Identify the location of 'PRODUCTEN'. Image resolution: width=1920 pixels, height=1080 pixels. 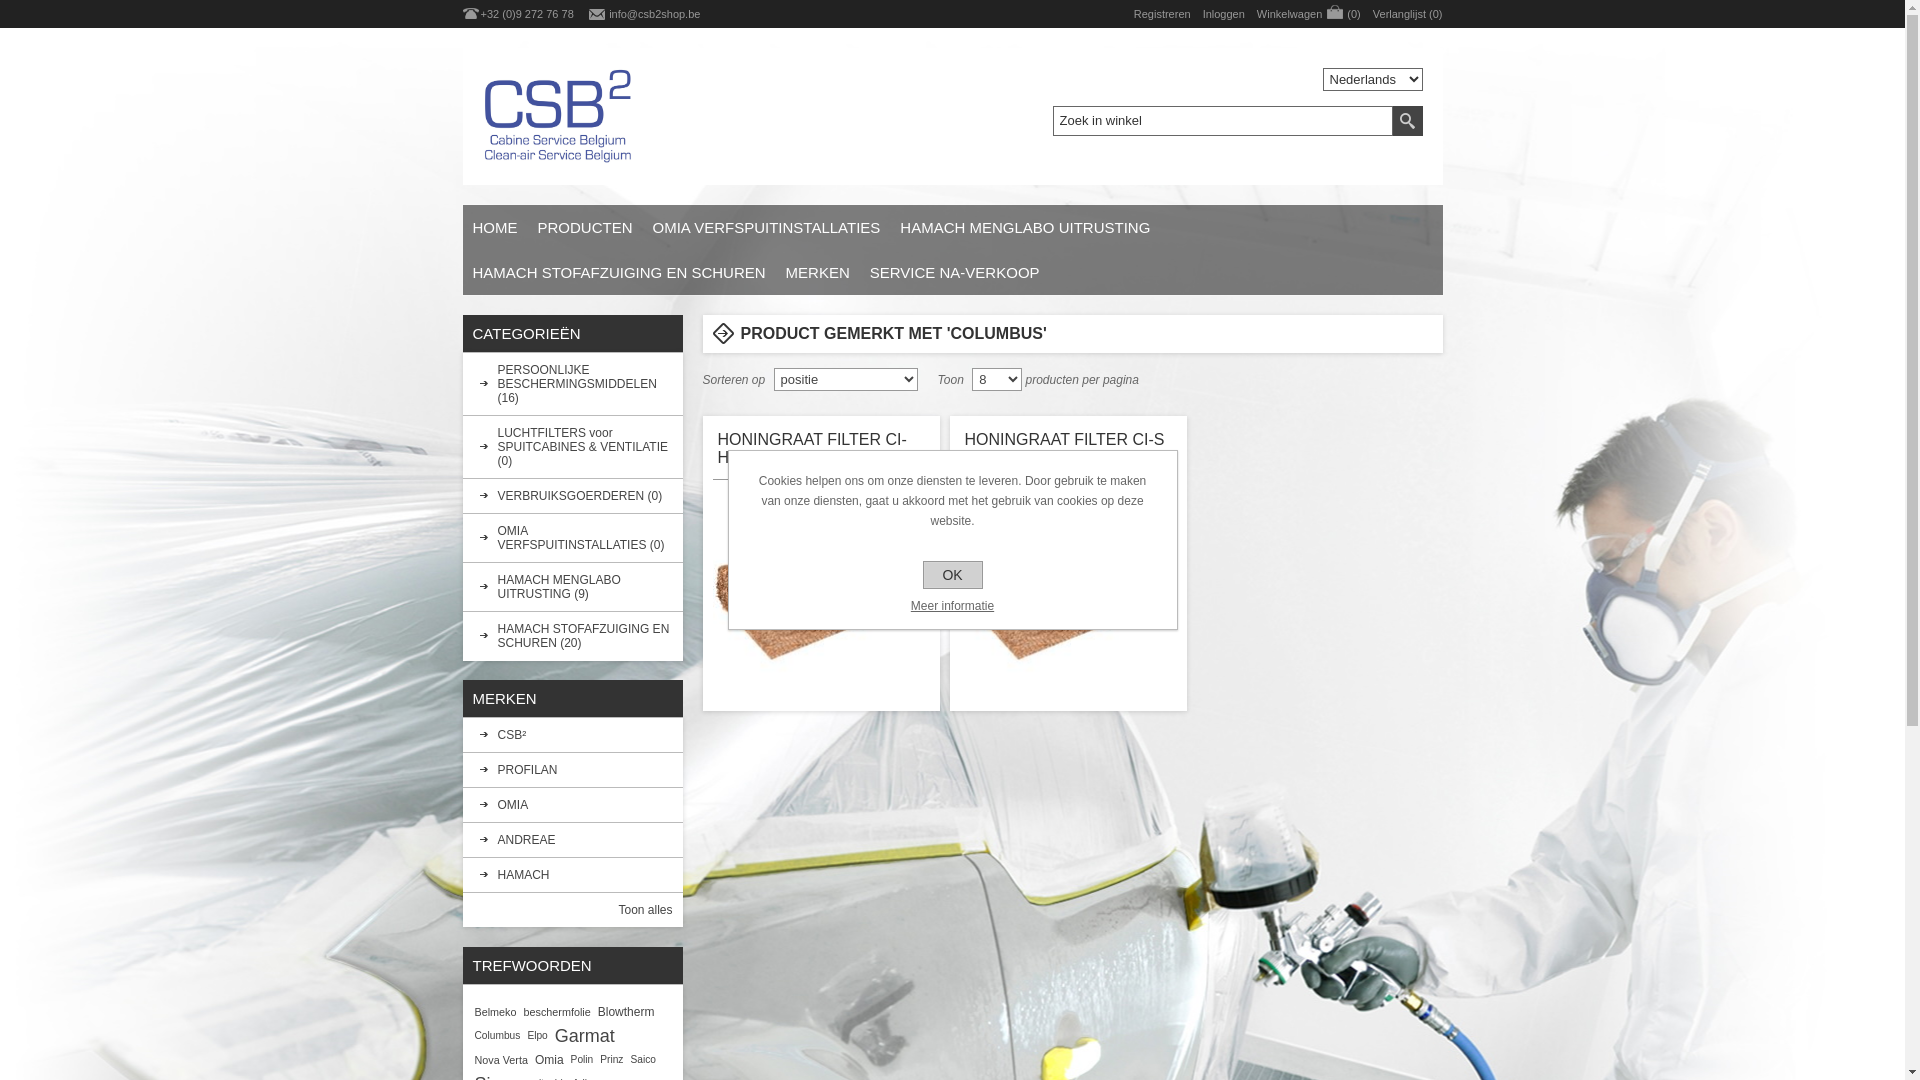
(584, 226).